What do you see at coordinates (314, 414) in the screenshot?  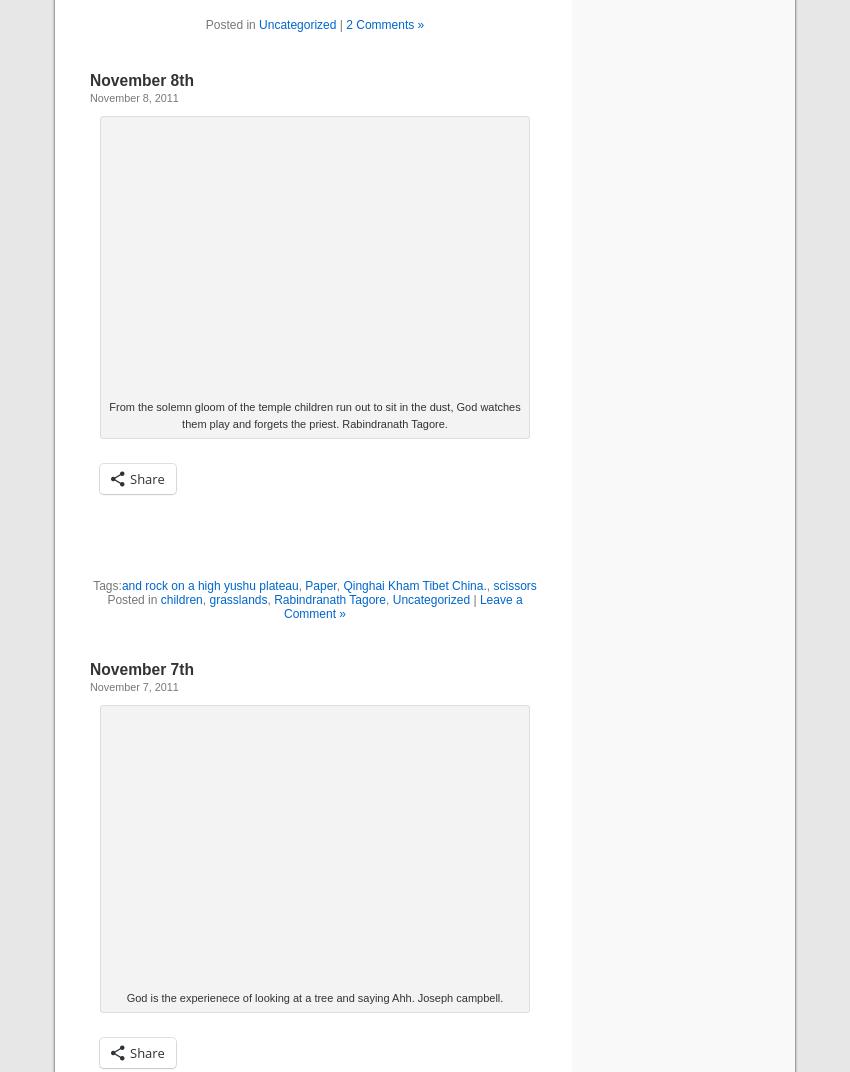 I see `'From the solemn gloom of the temple children run out to sit in the dust, God watches them play and forgets the priest. Rabindranath Tagore.'` at bounding box center [314, 414].